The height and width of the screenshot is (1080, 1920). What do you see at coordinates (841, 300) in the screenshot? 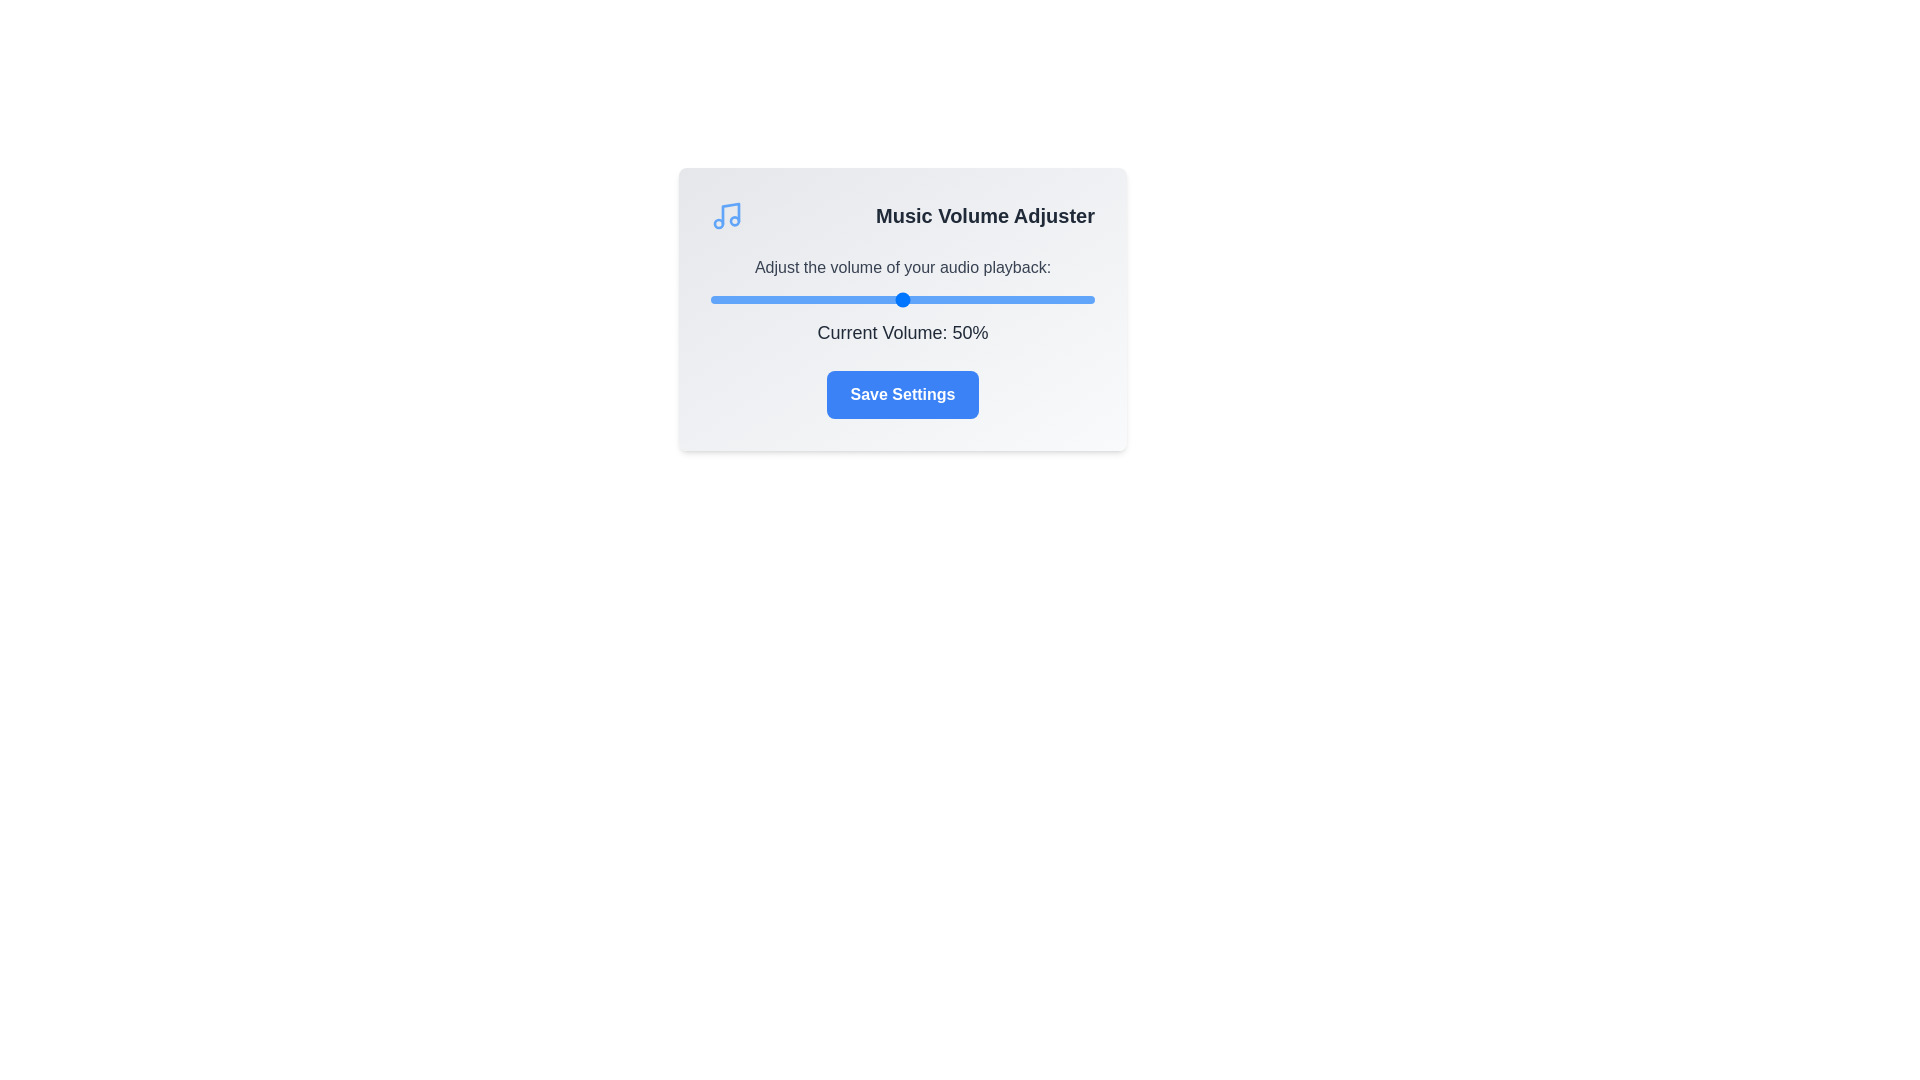
I see `the volume slider to 34%` at bounding box center [841, 300].